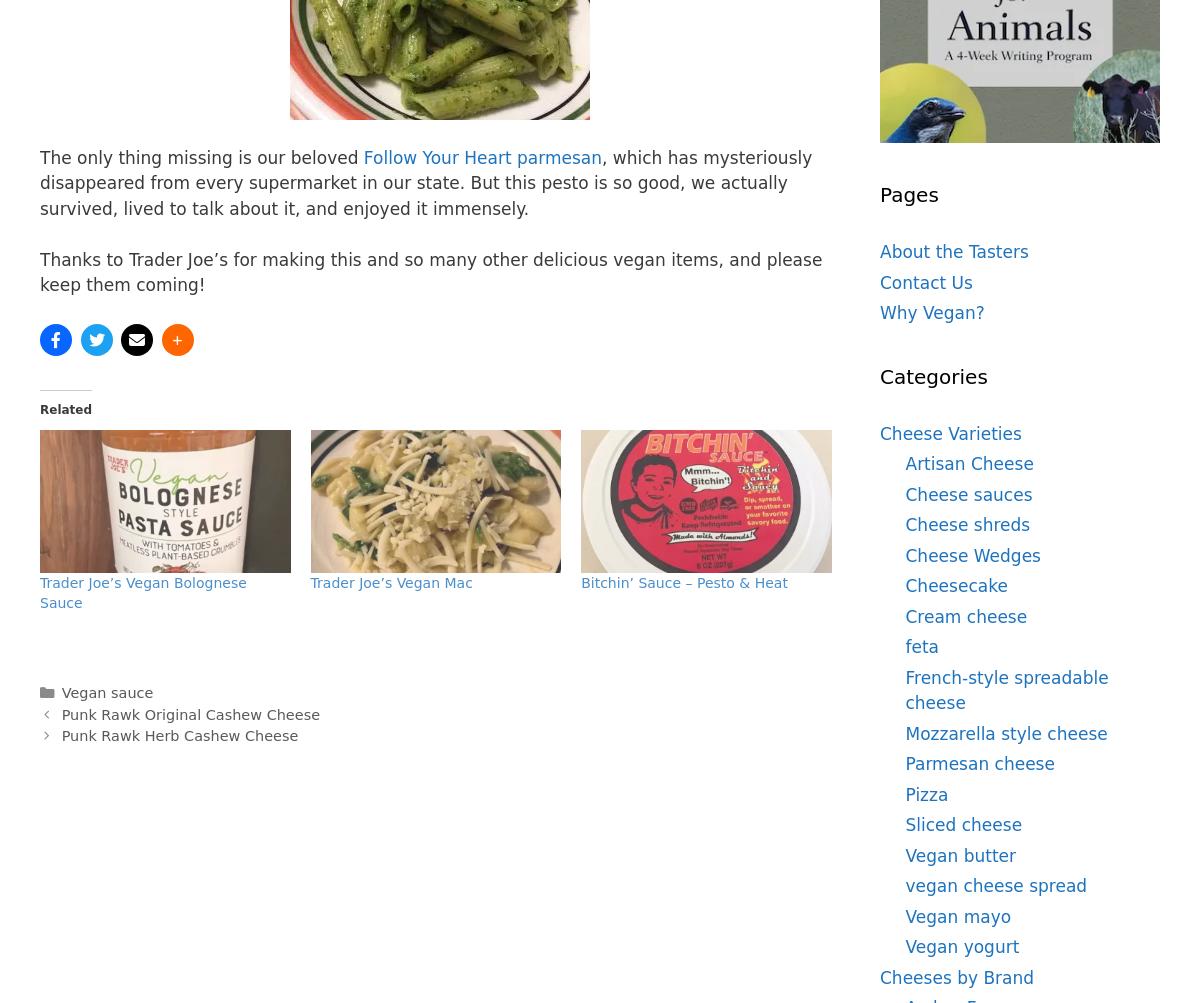 The width and height of the screenshot is (1200, 1003). Describe the element at coordinates (60, 691) in the screenshot. I see `'Vegan sauce'` at that location.